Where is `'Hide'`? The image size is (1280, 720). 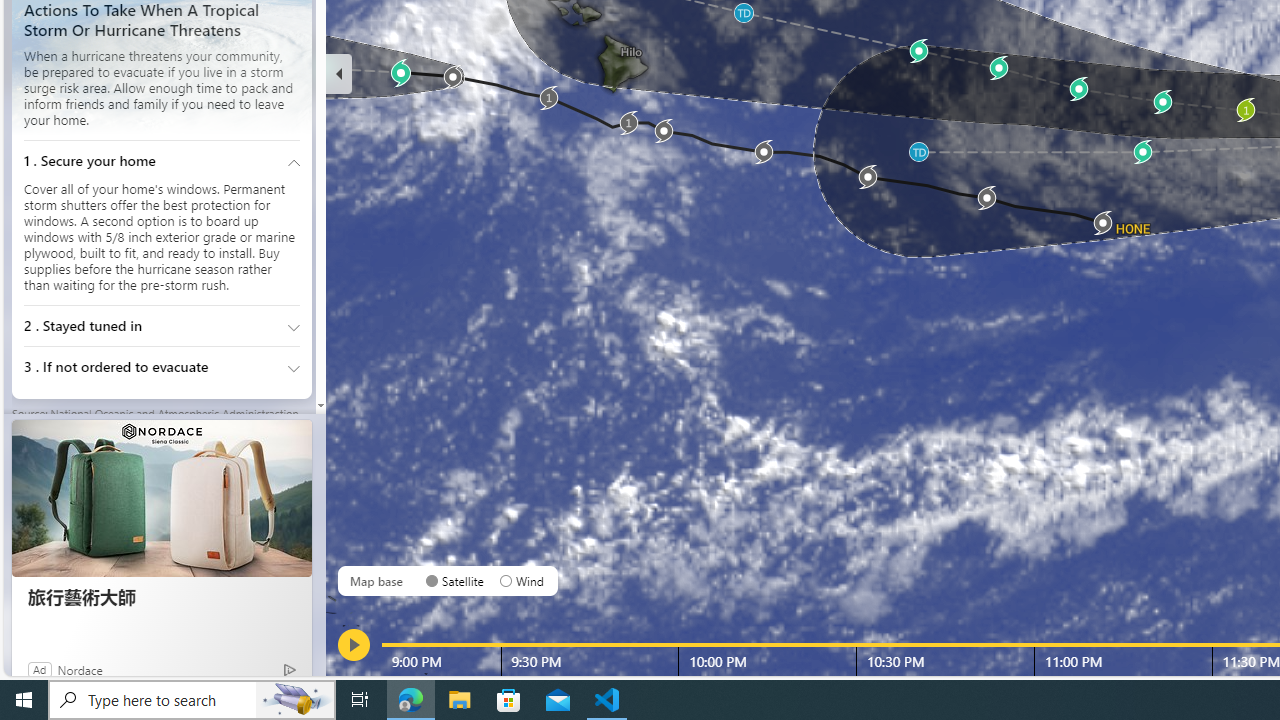
'Hide' is located at coordinates (339, 72).